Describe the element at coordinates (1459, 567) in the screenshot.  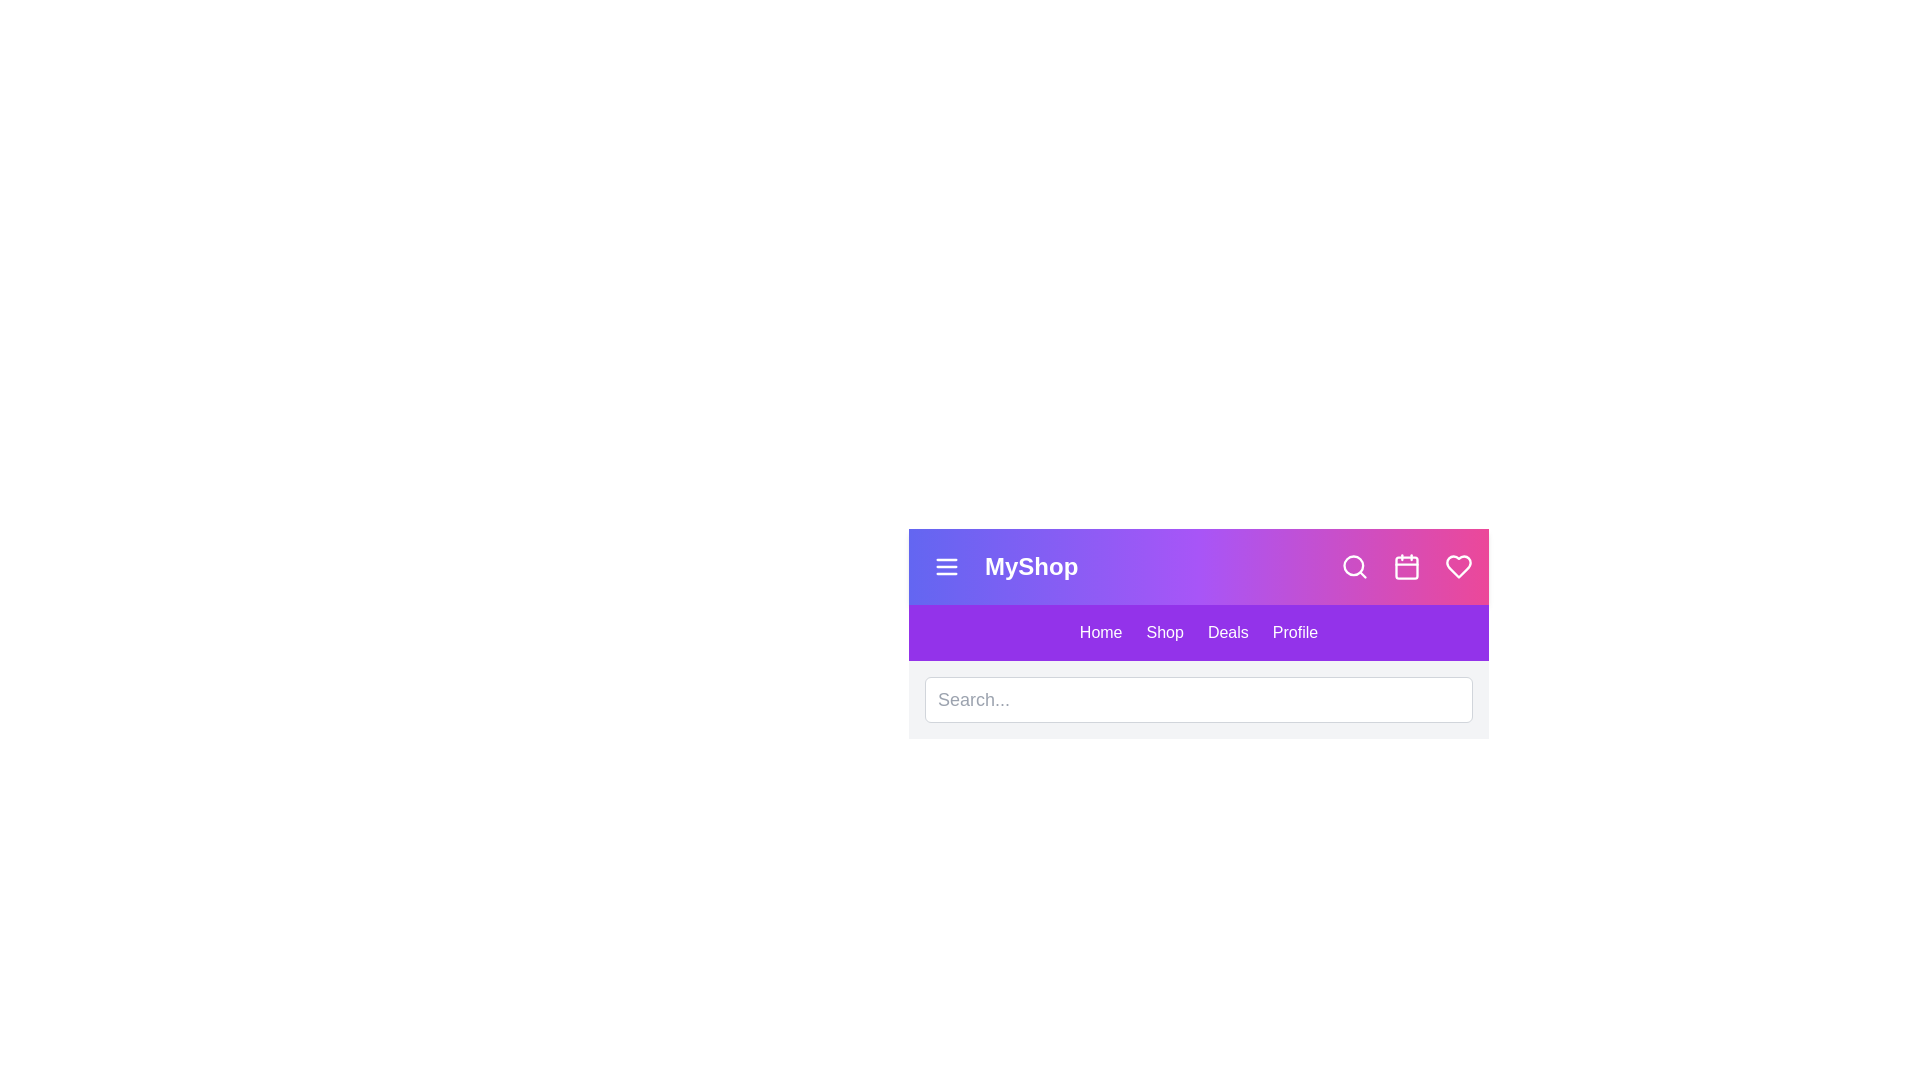
I see `the Heart icon to trigger its action` at that location.